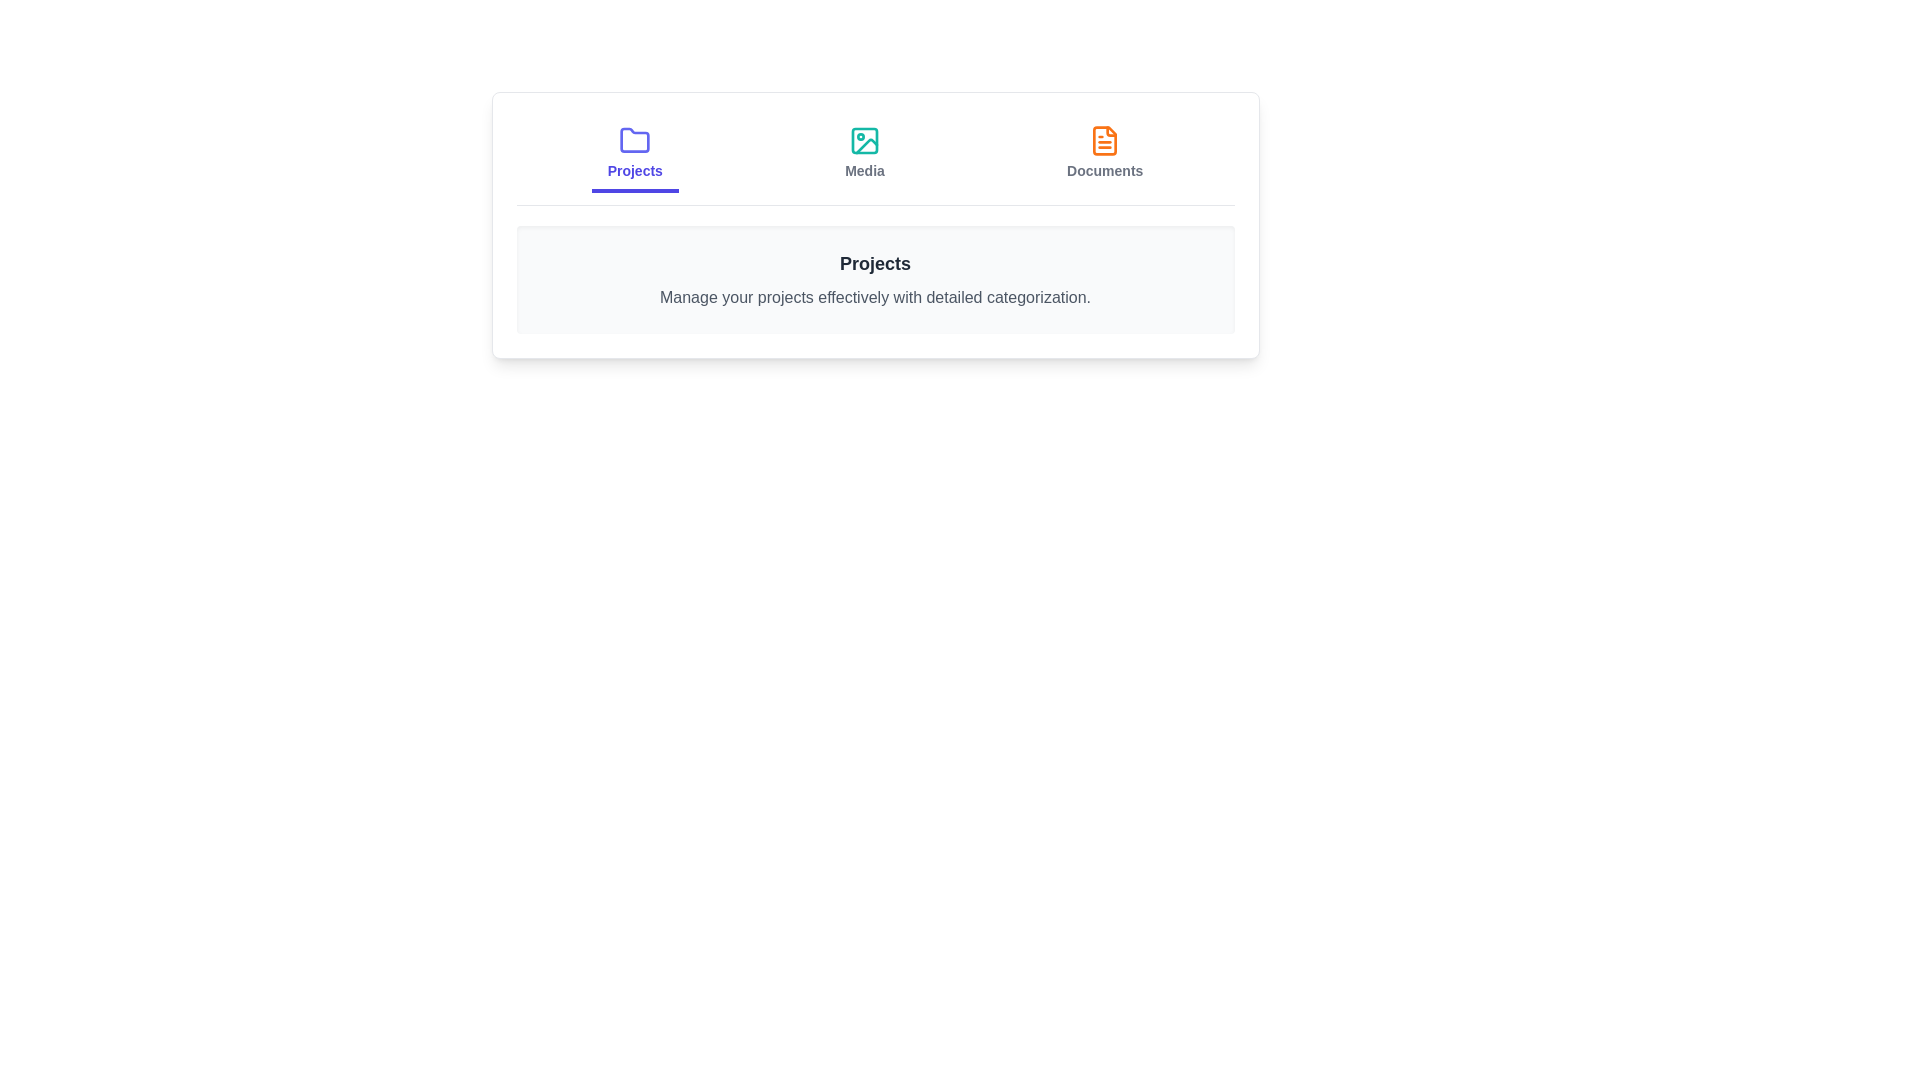 The width and height of the screenshot is (1920, 1080). I want to click on the Projects tab to observe its content, so click(634, 153).